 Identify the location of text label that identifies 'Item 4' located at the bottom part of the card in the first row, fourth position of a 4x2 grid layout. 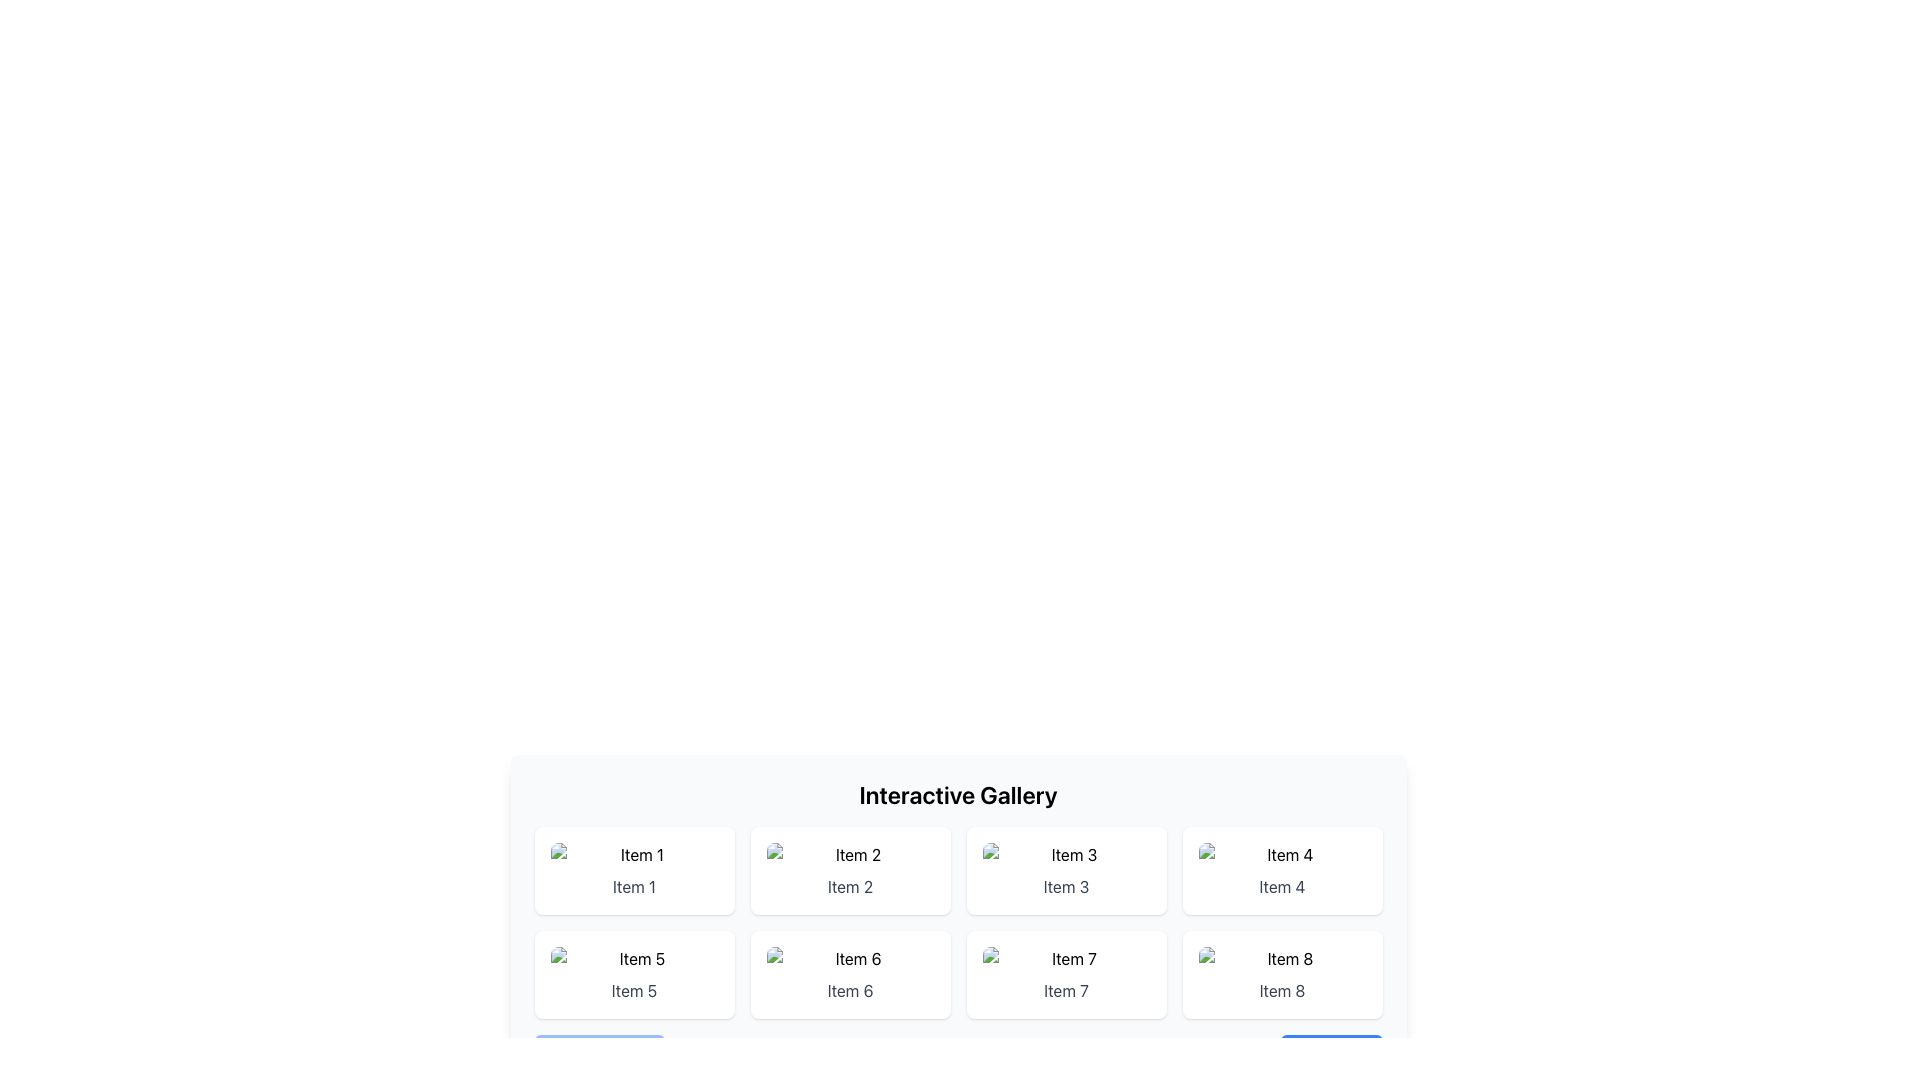
(1282, 886).